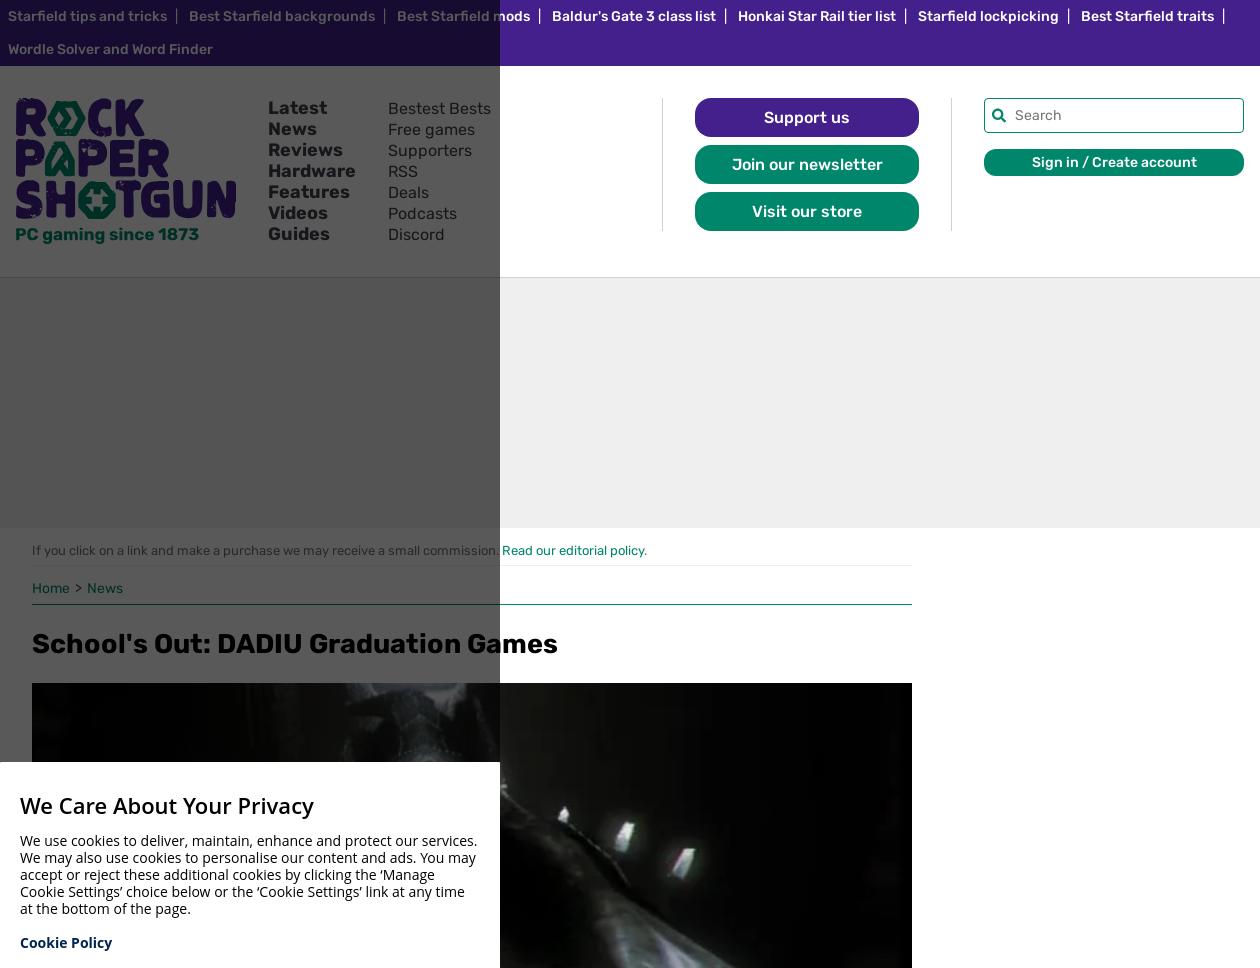  I want to click on 'Sign in / Create account', so click(1113, 162).